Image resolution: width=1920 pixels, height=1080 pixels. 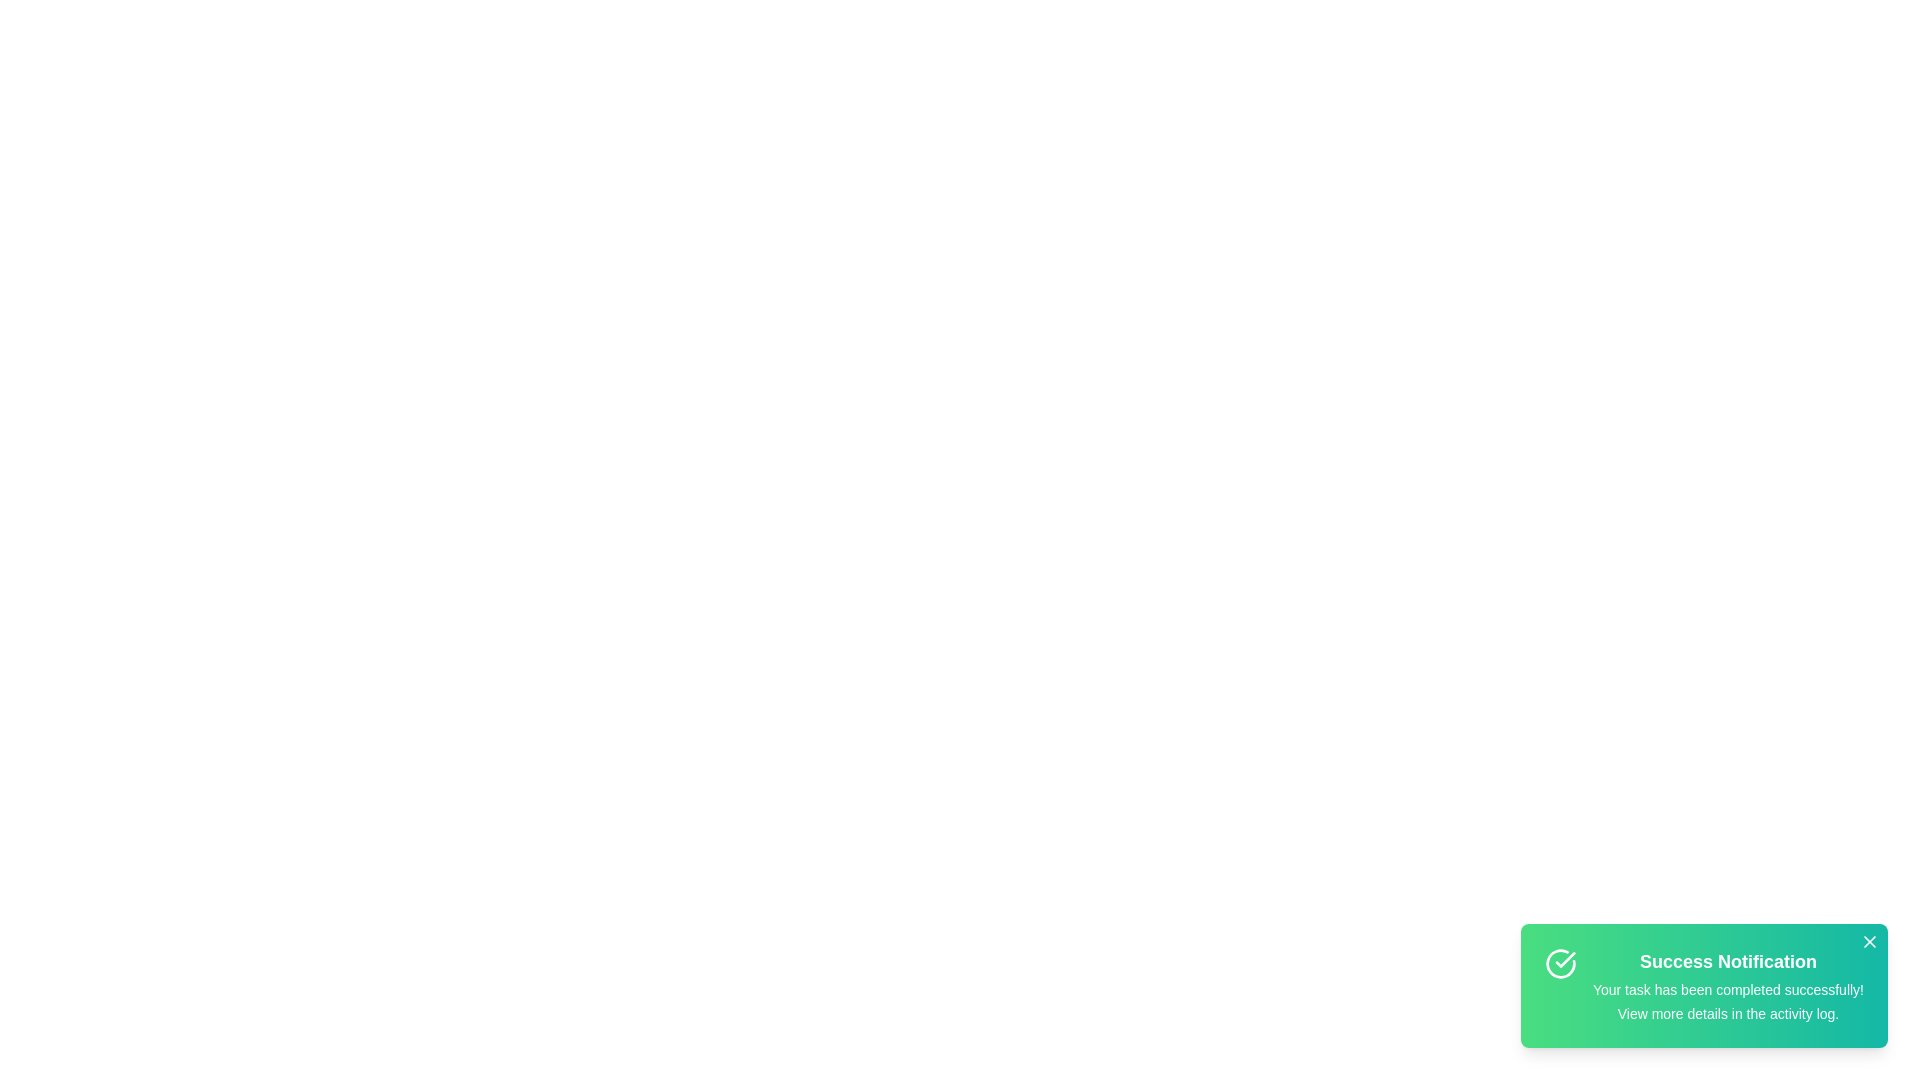 I want to click on the notification icon to interact with it, so click(x=1559, y=963).